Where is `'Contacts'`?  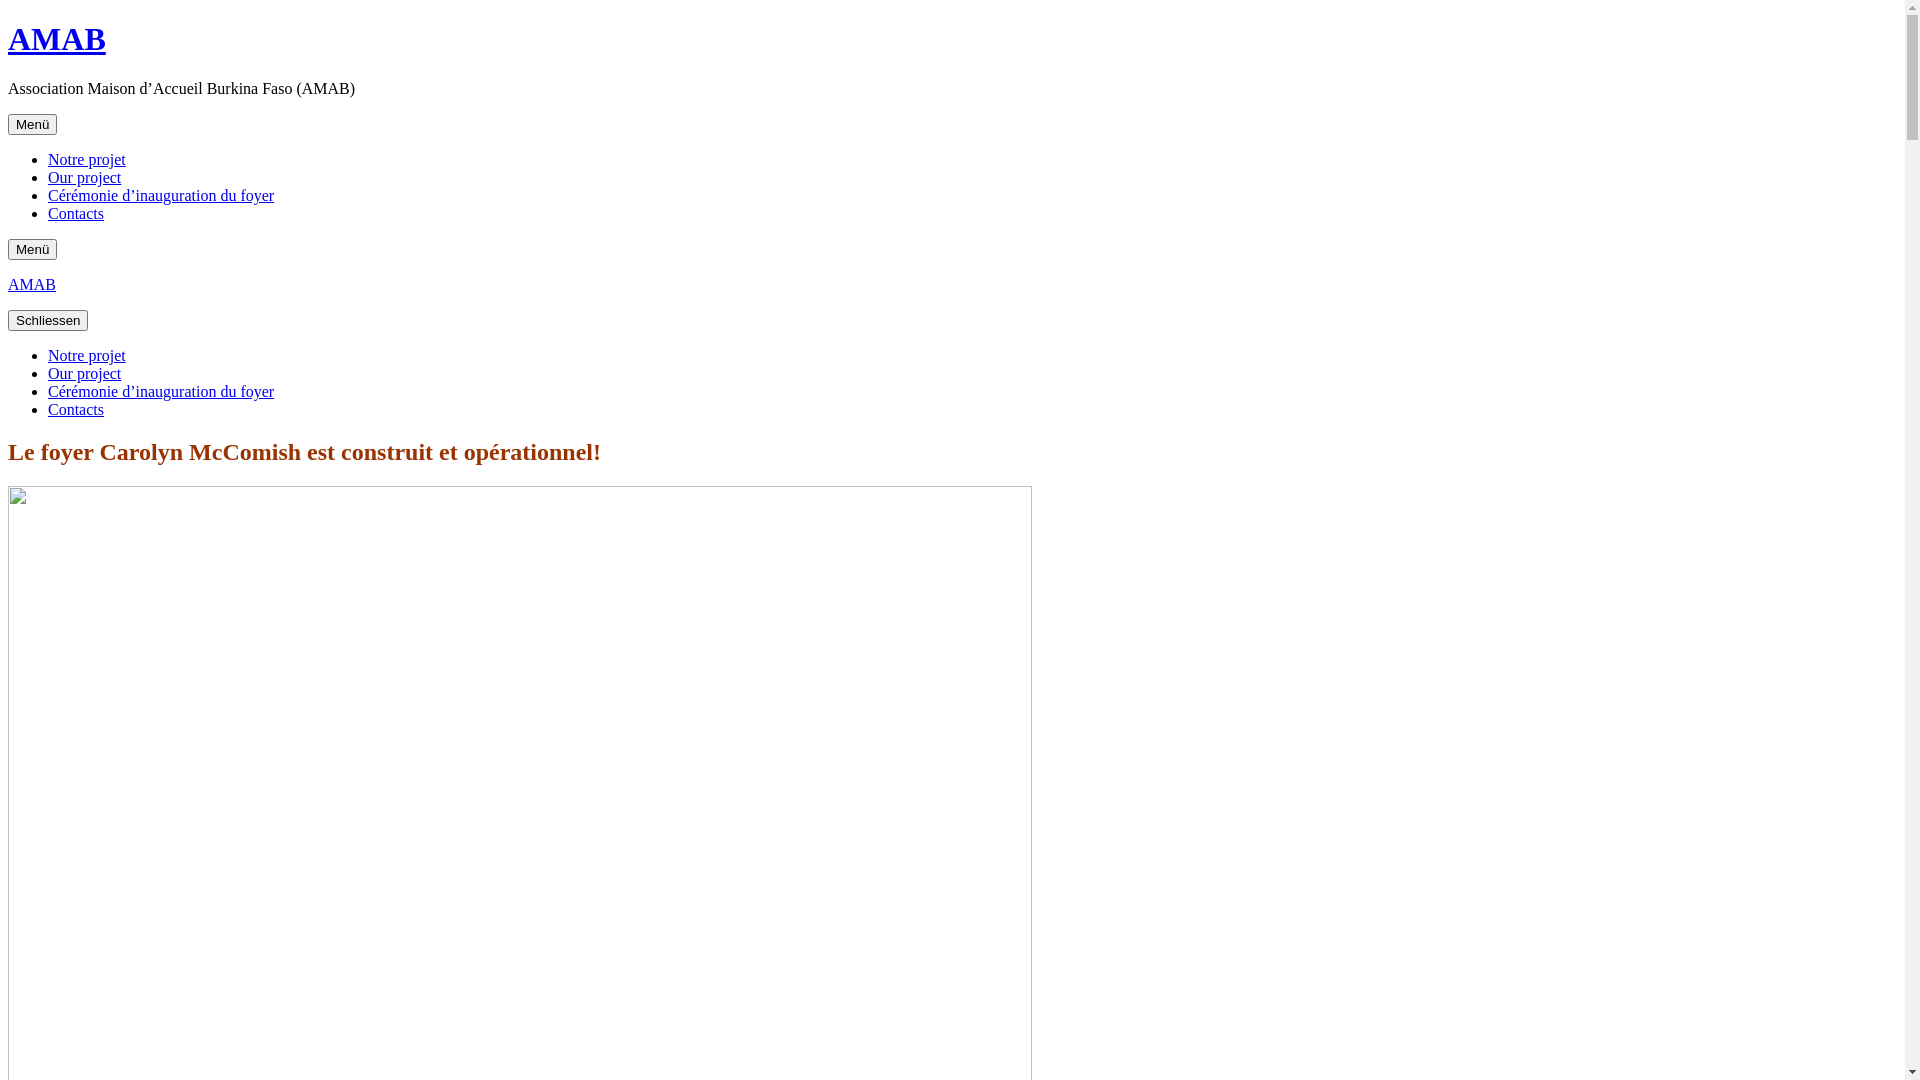 'Contacts' is located at coordinates (76, 213).